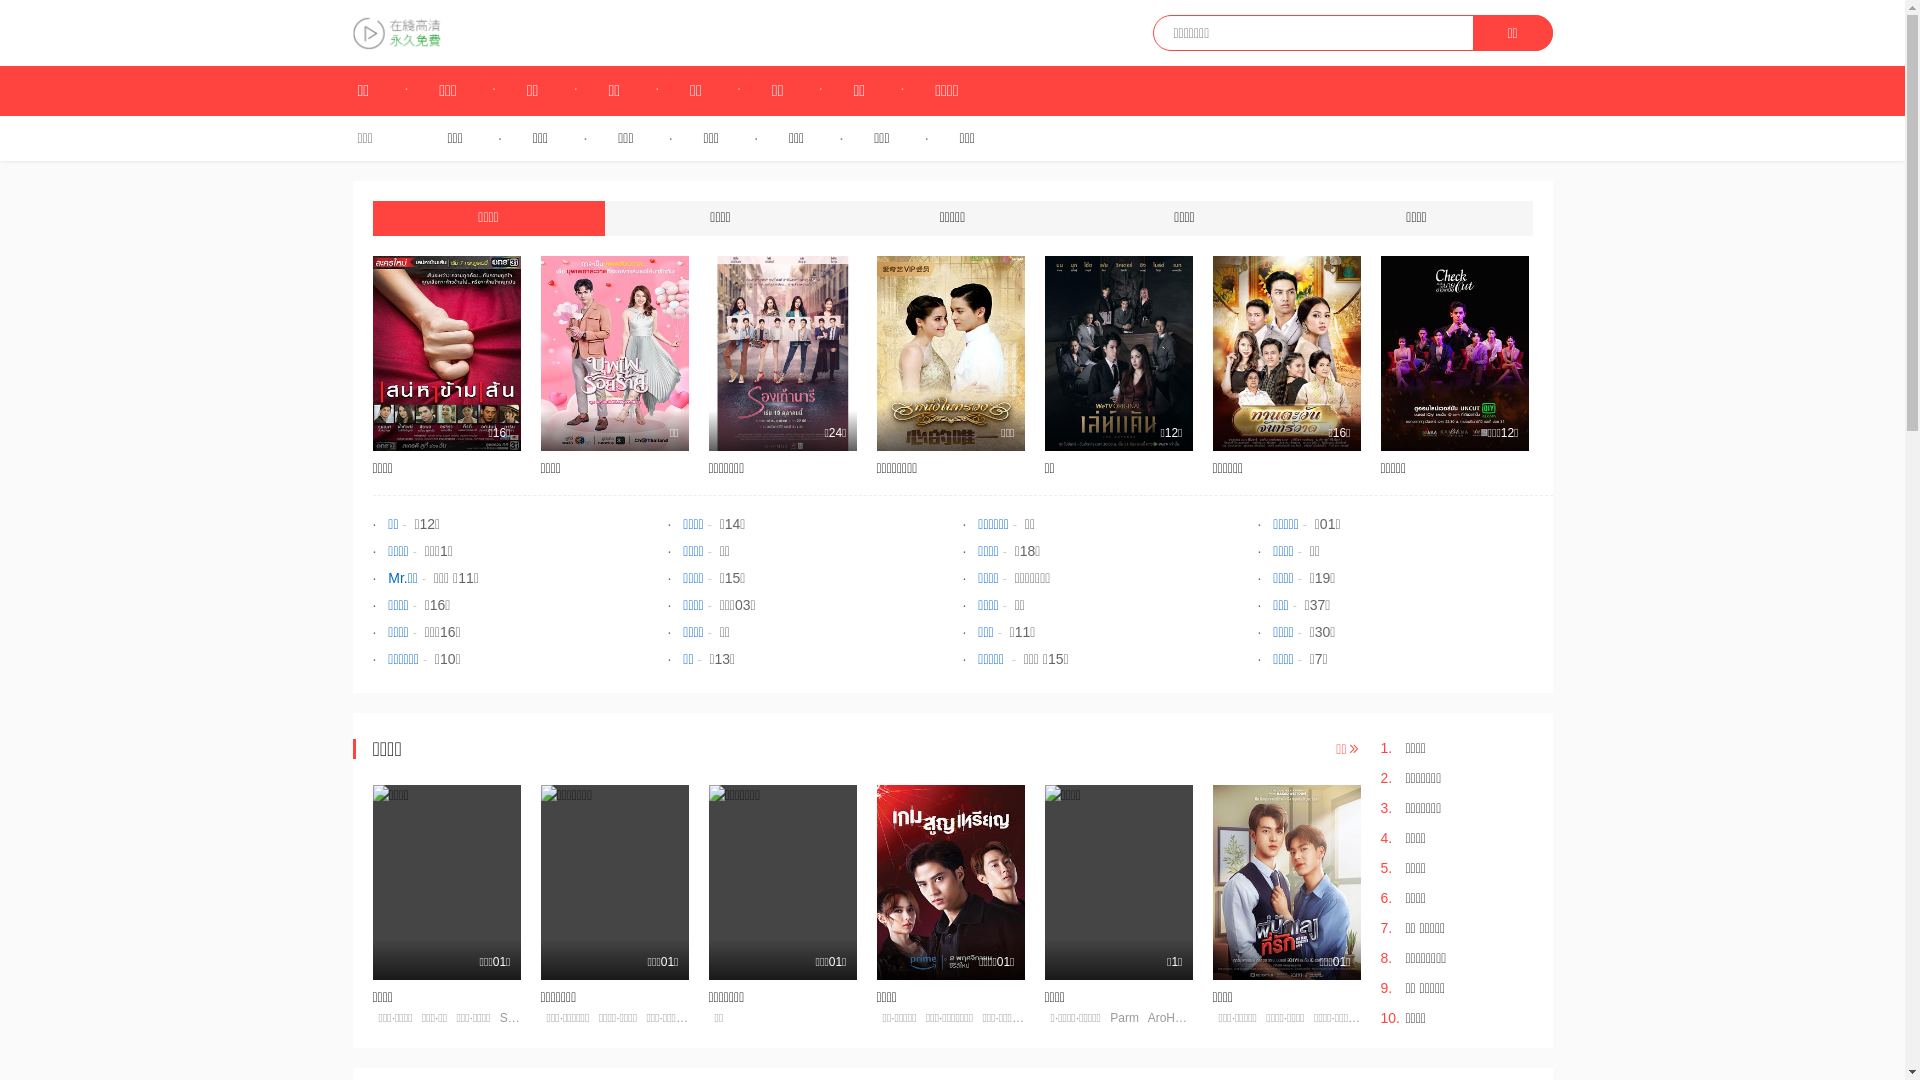 The image size is (1920, 1080). Describe the element at coordinates (1165, 1018) in the screenshot. I see `'AroHa'` at that location.